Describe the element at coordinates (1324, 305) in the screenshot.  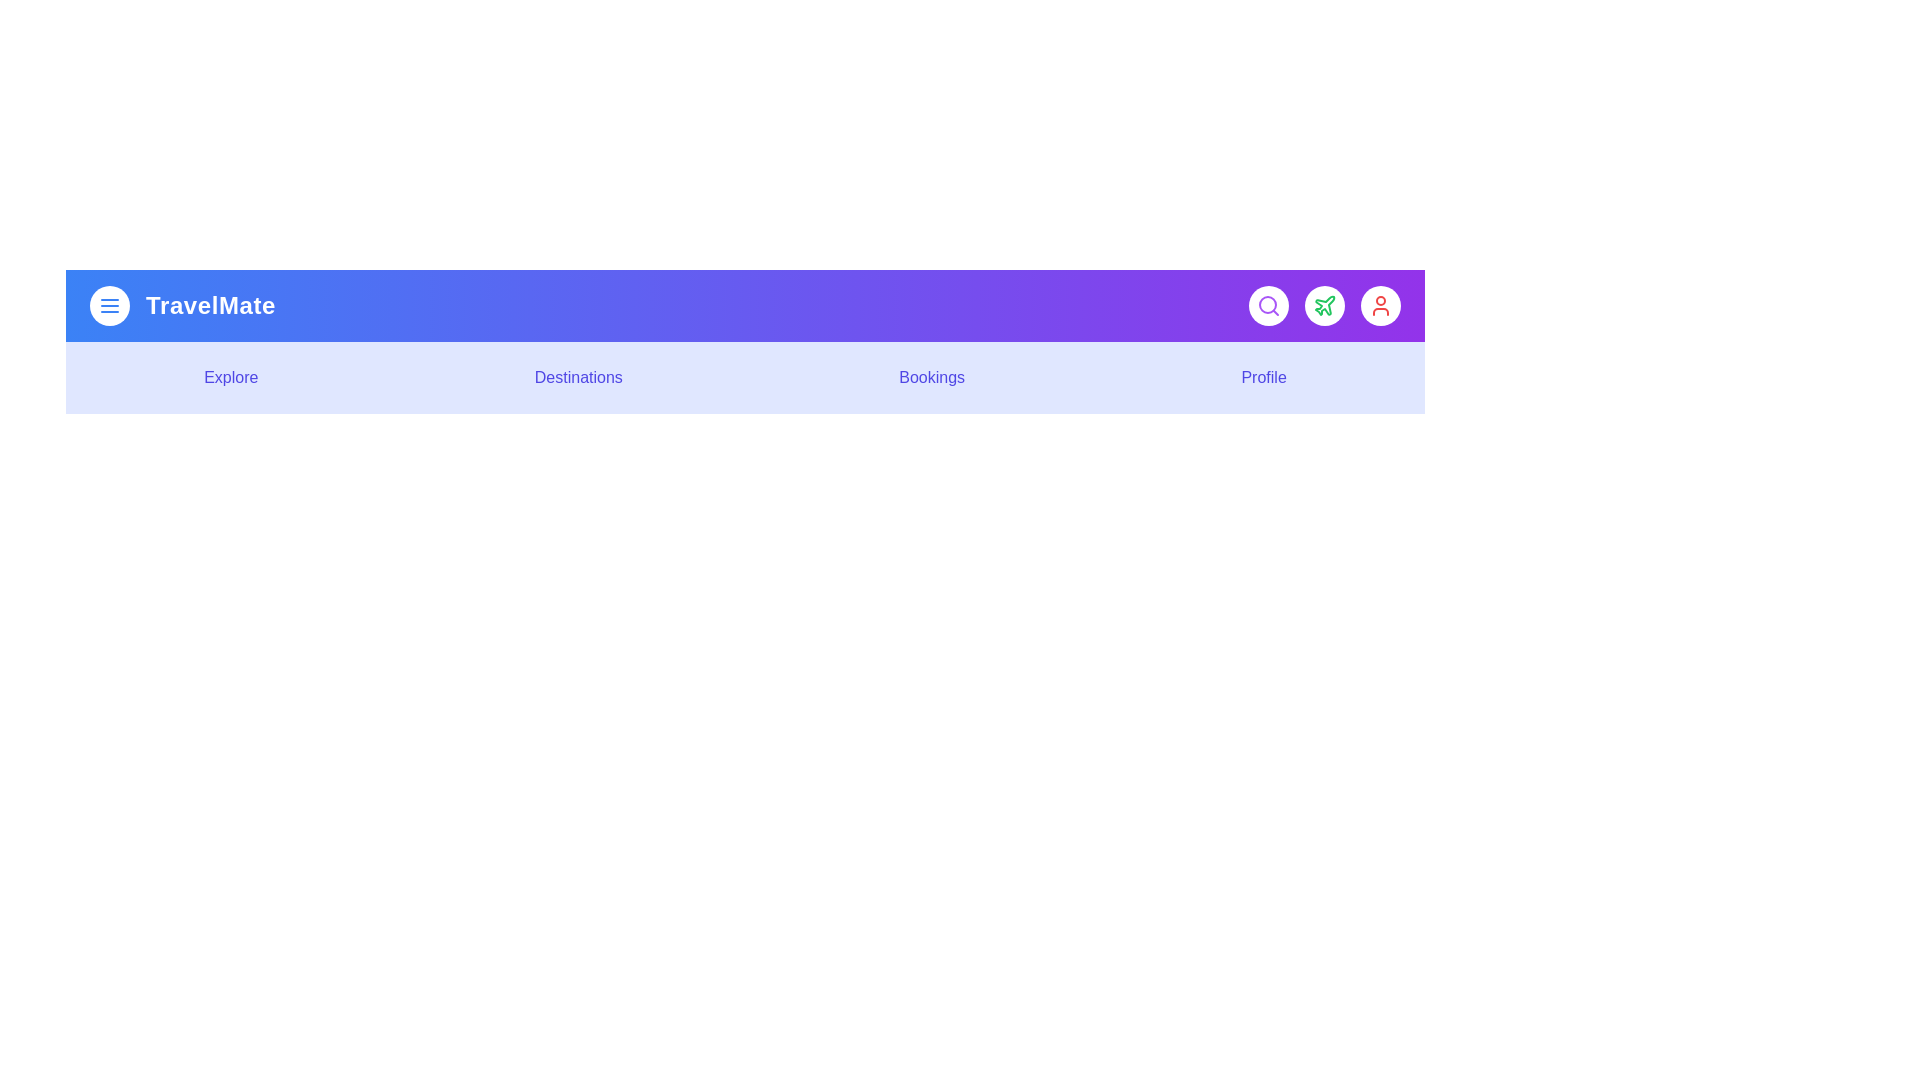
I see `the plane button to navigate to destinations` at that location.